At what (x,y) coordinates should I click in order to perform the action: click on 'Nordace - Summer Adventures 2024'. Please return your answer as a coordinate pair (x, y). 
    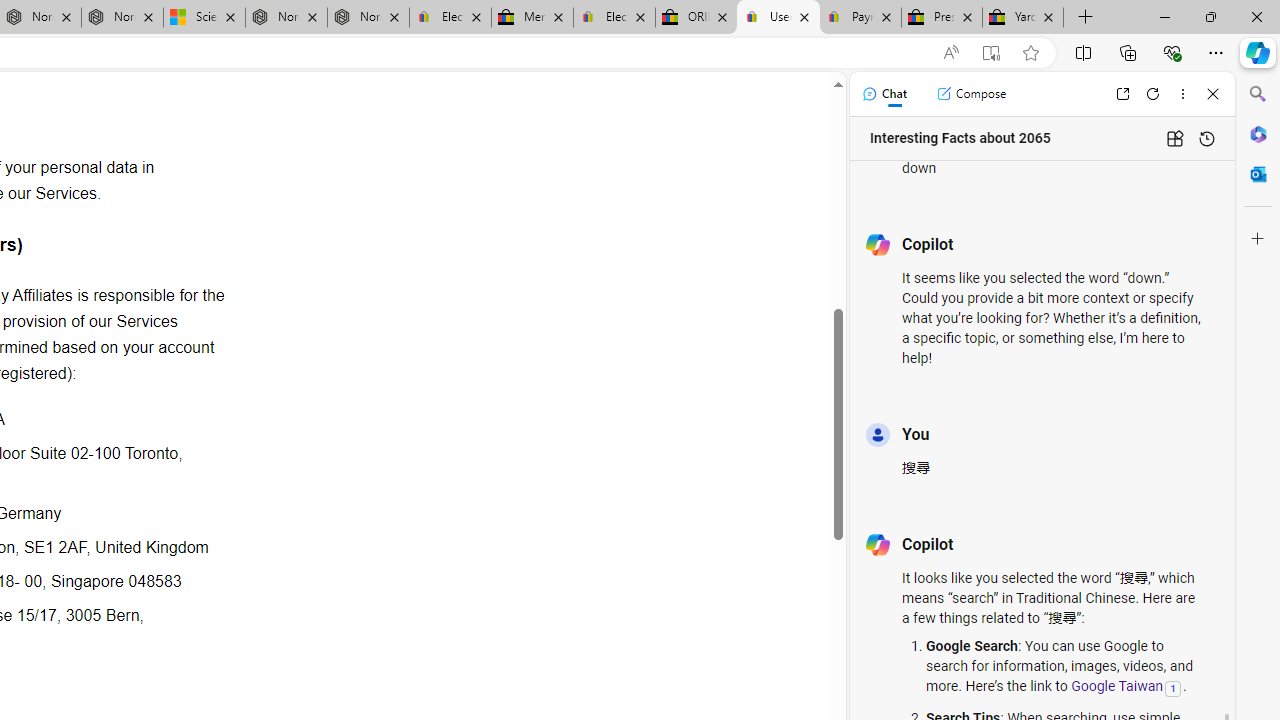
    Looking at the image, I should click on (285, 17).